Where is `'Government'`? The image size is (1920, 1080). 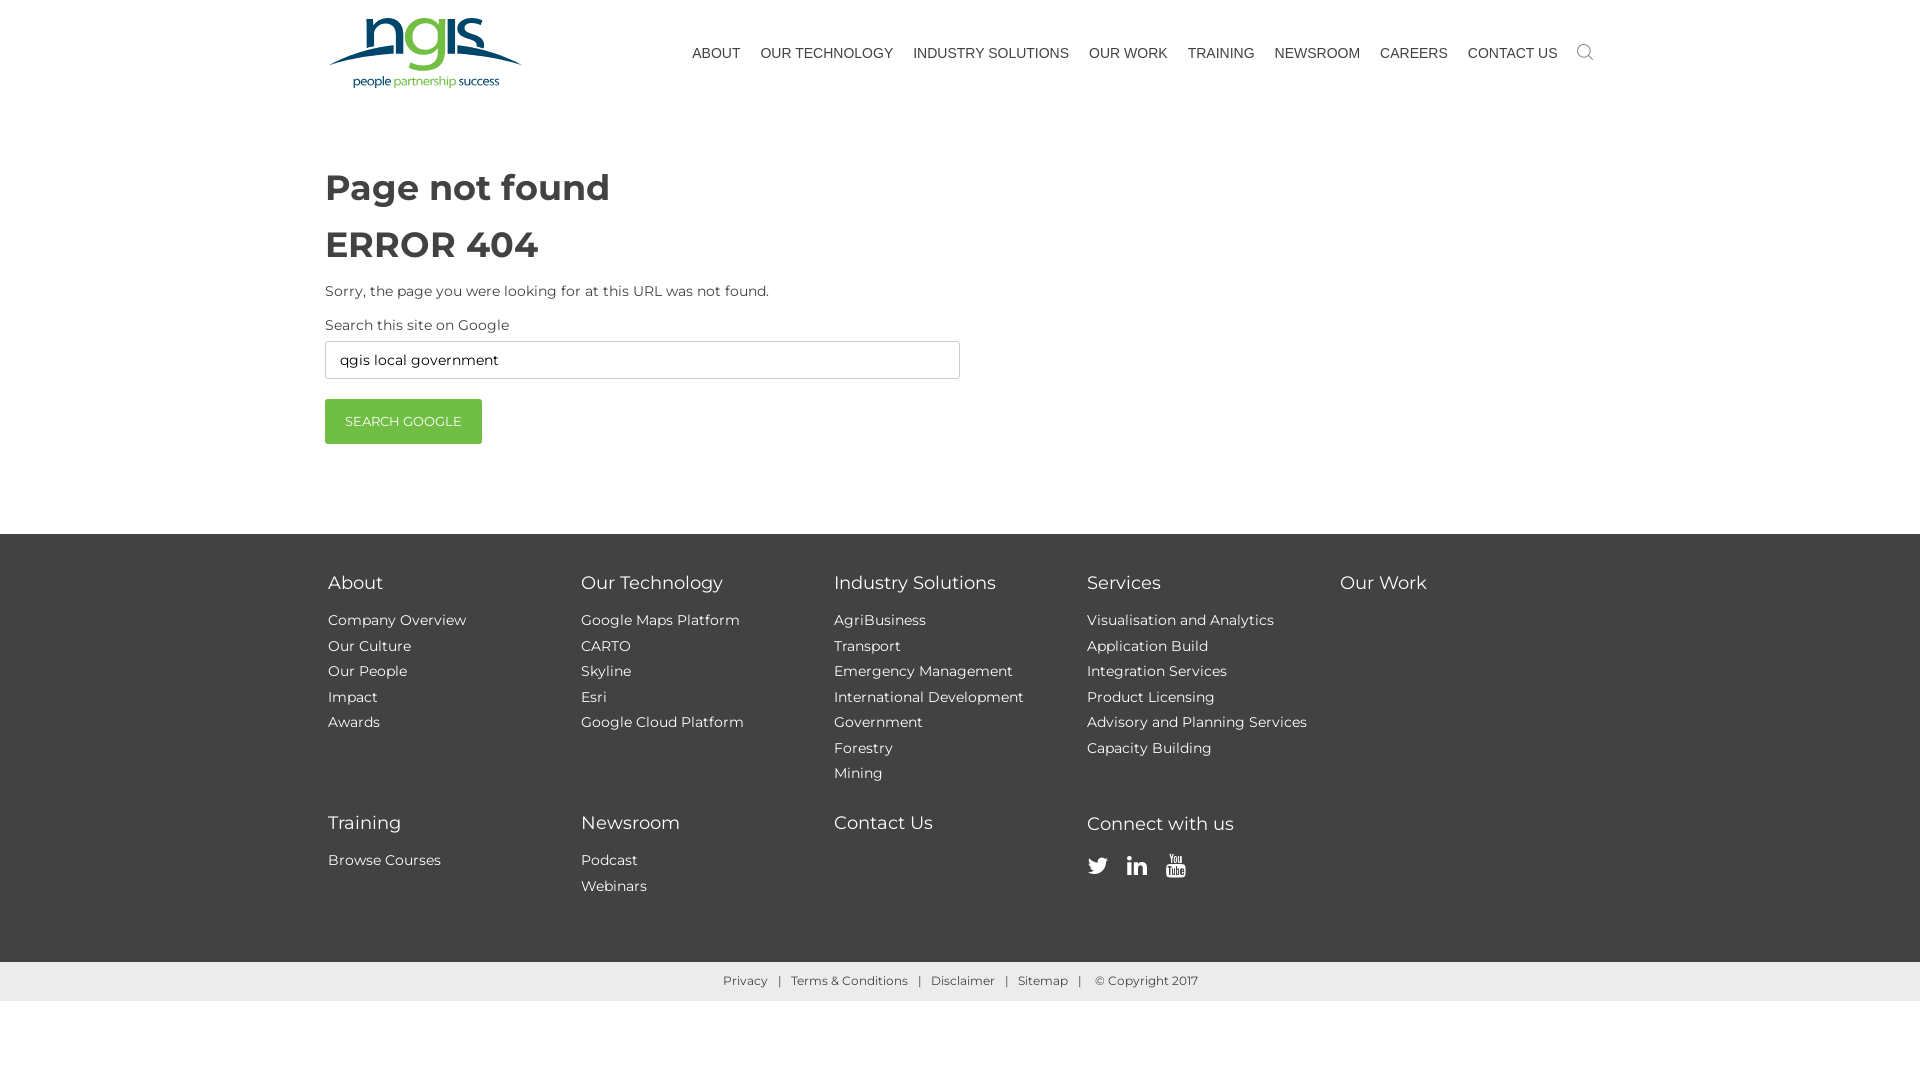
'Government' is located at coordinates (878, 721).